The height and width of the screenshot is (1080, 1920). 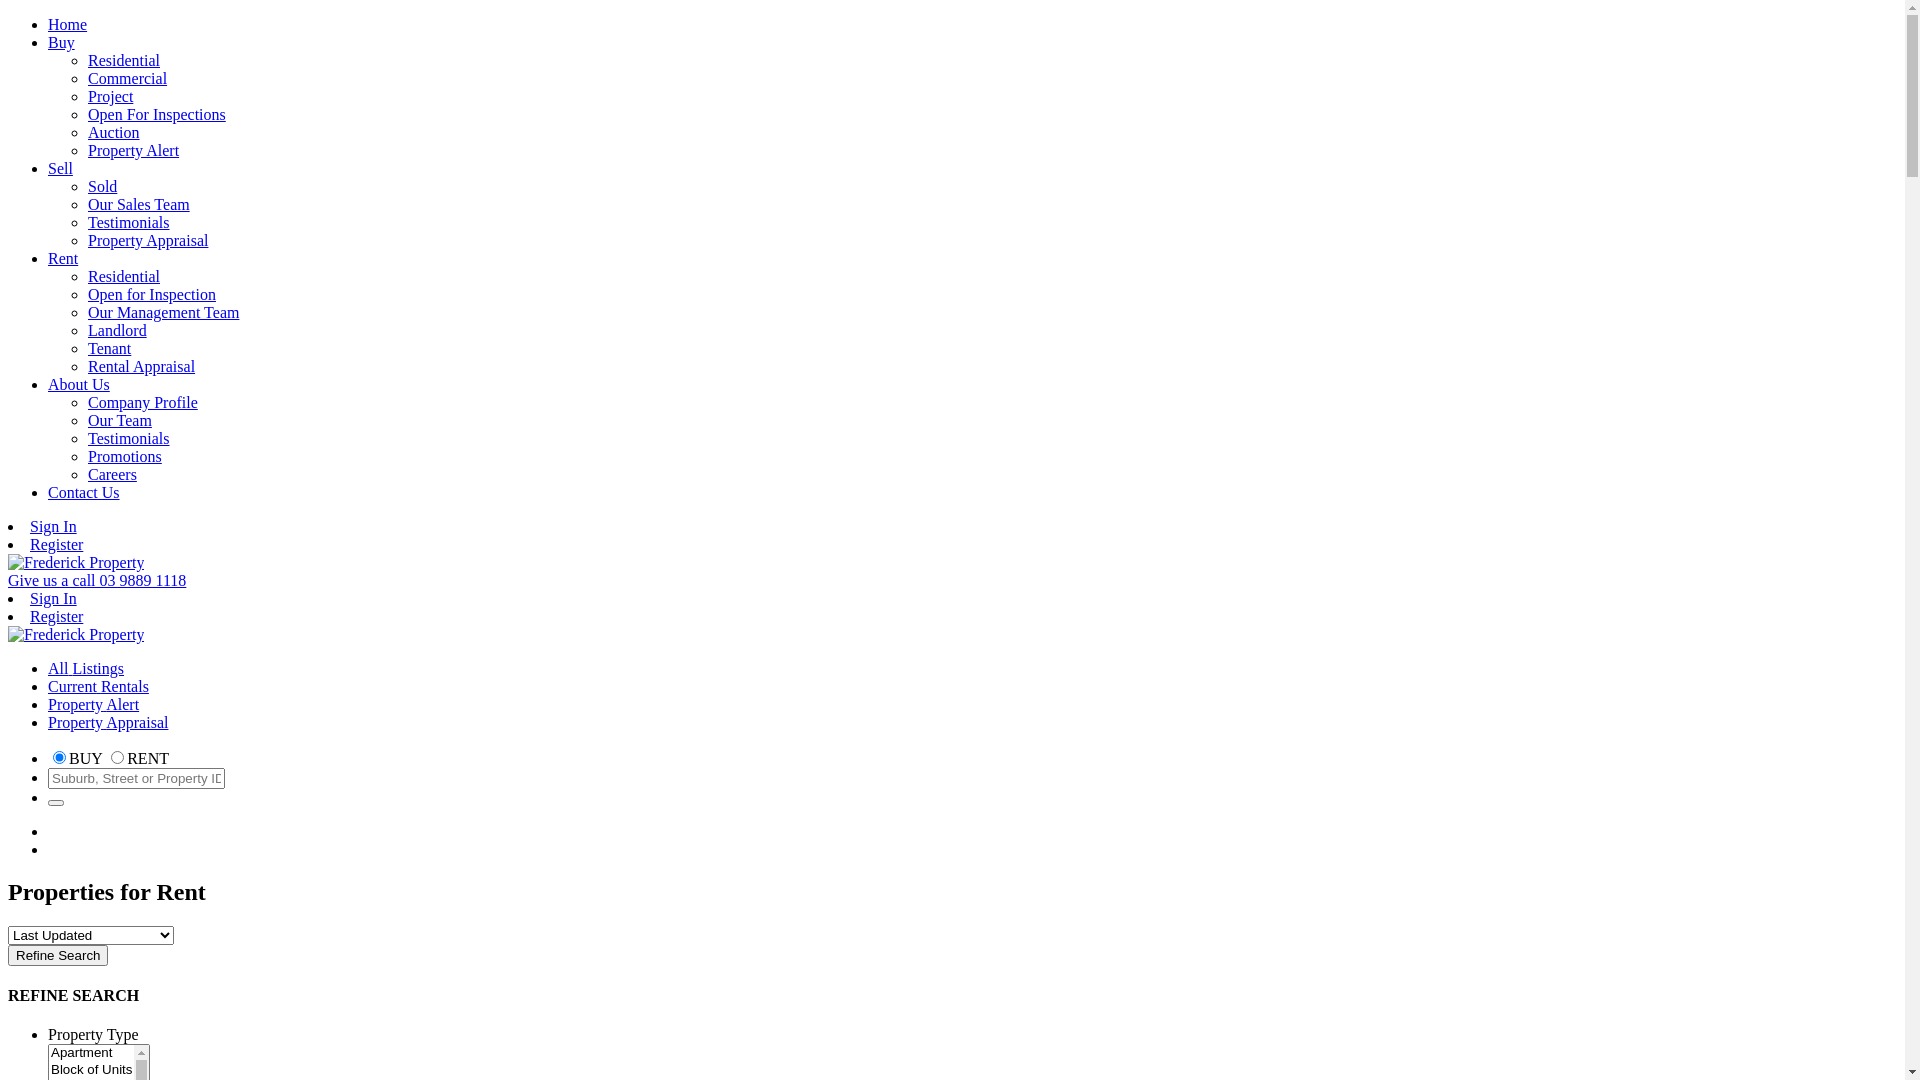 What do you see at coordinates (101, 186) in the screenshot?
I see `'Sold'` at bounding box center [101, 186].